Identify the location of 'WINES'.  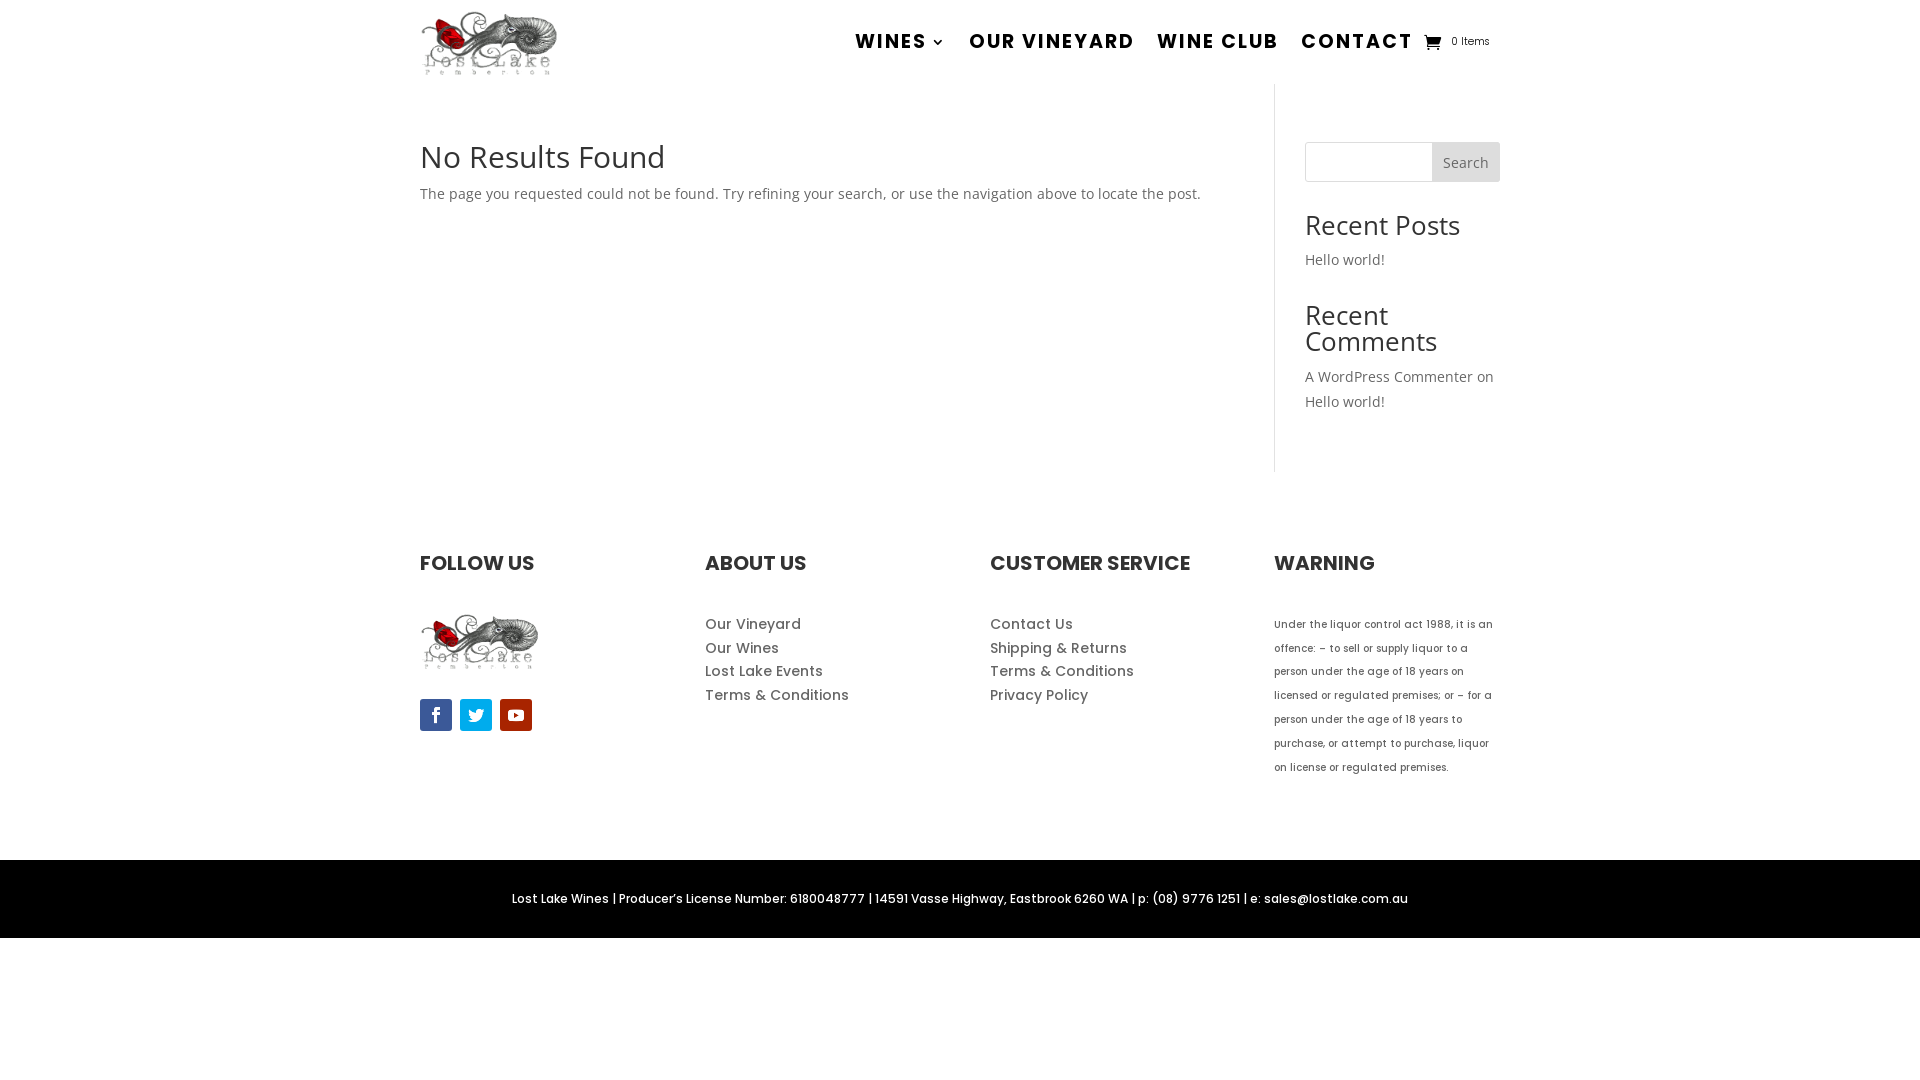
(900, 42).